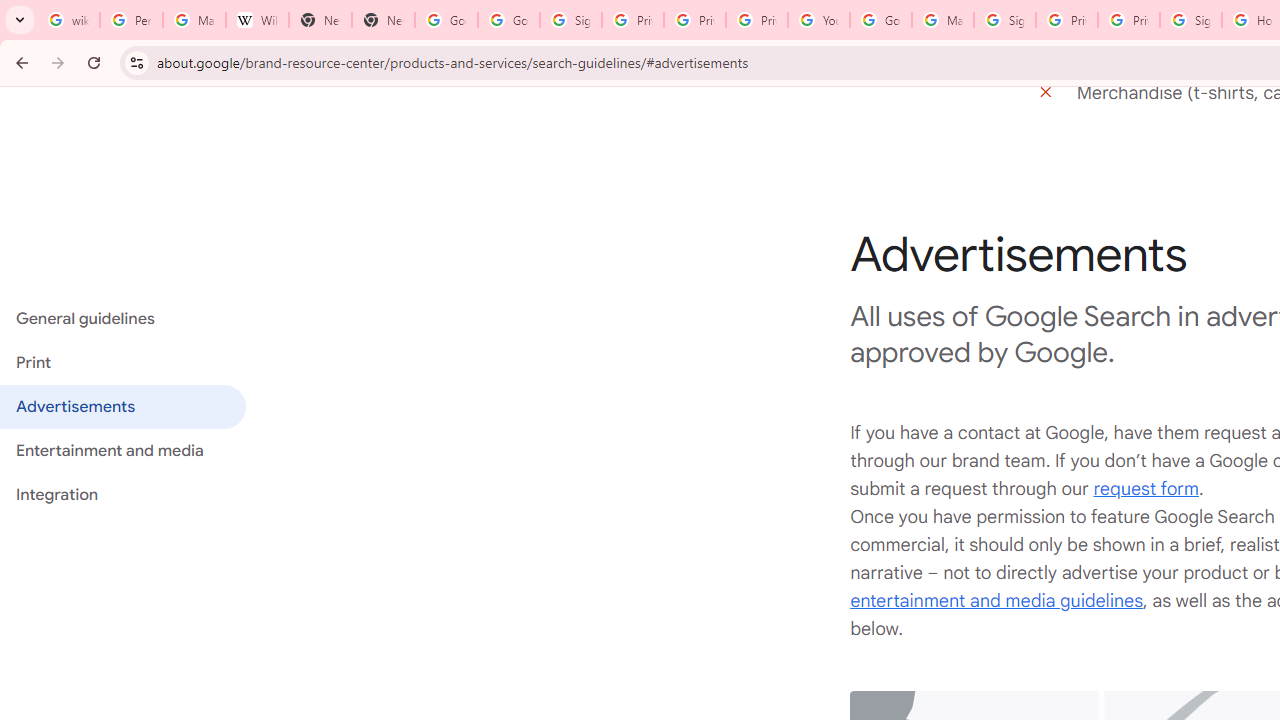 This screenshot has width=1280, height=720. What do you see at coordinates (121, 495) in the screenshot?
I see `'Integration'` at bounding box center [121, 495].